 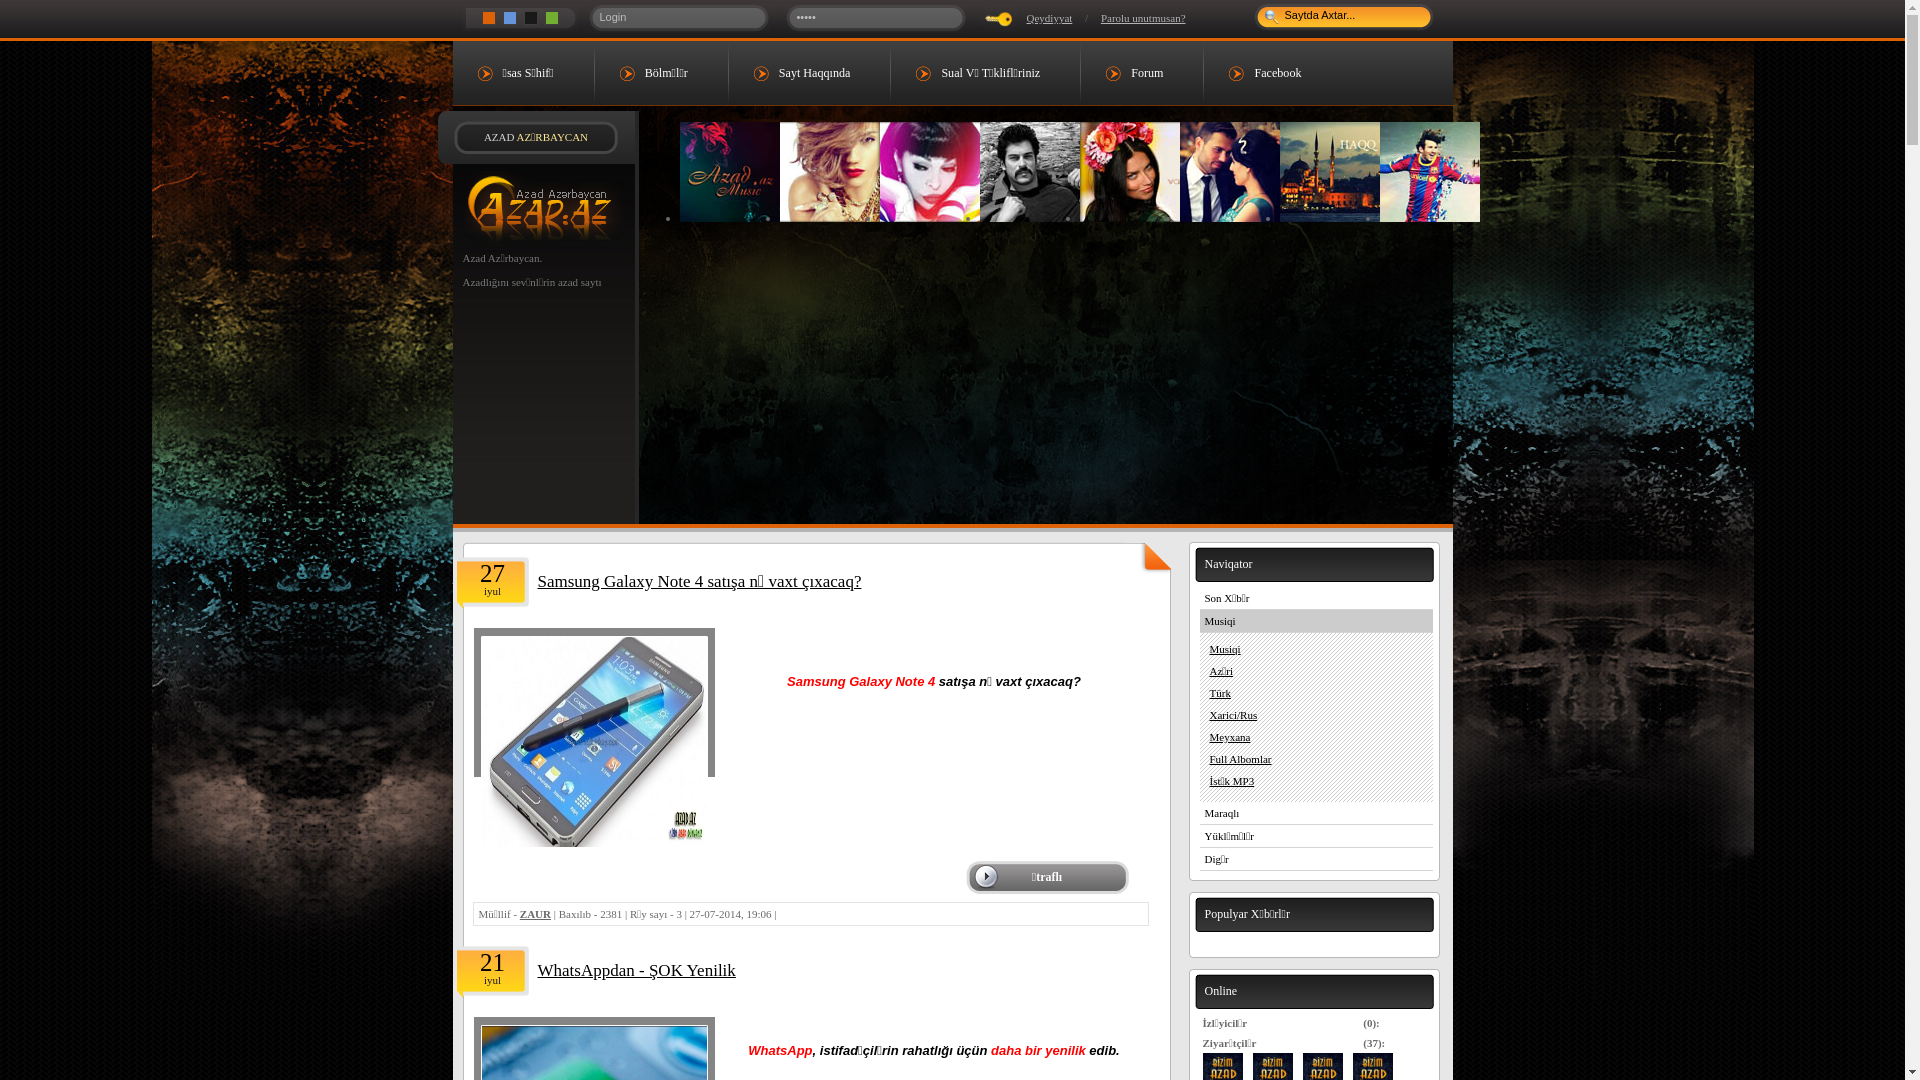 What do you see at coordinates (1089, 18) in the screenshot?
I see `'Parolu unutmusan?'` at bounding box center [1089, 18].